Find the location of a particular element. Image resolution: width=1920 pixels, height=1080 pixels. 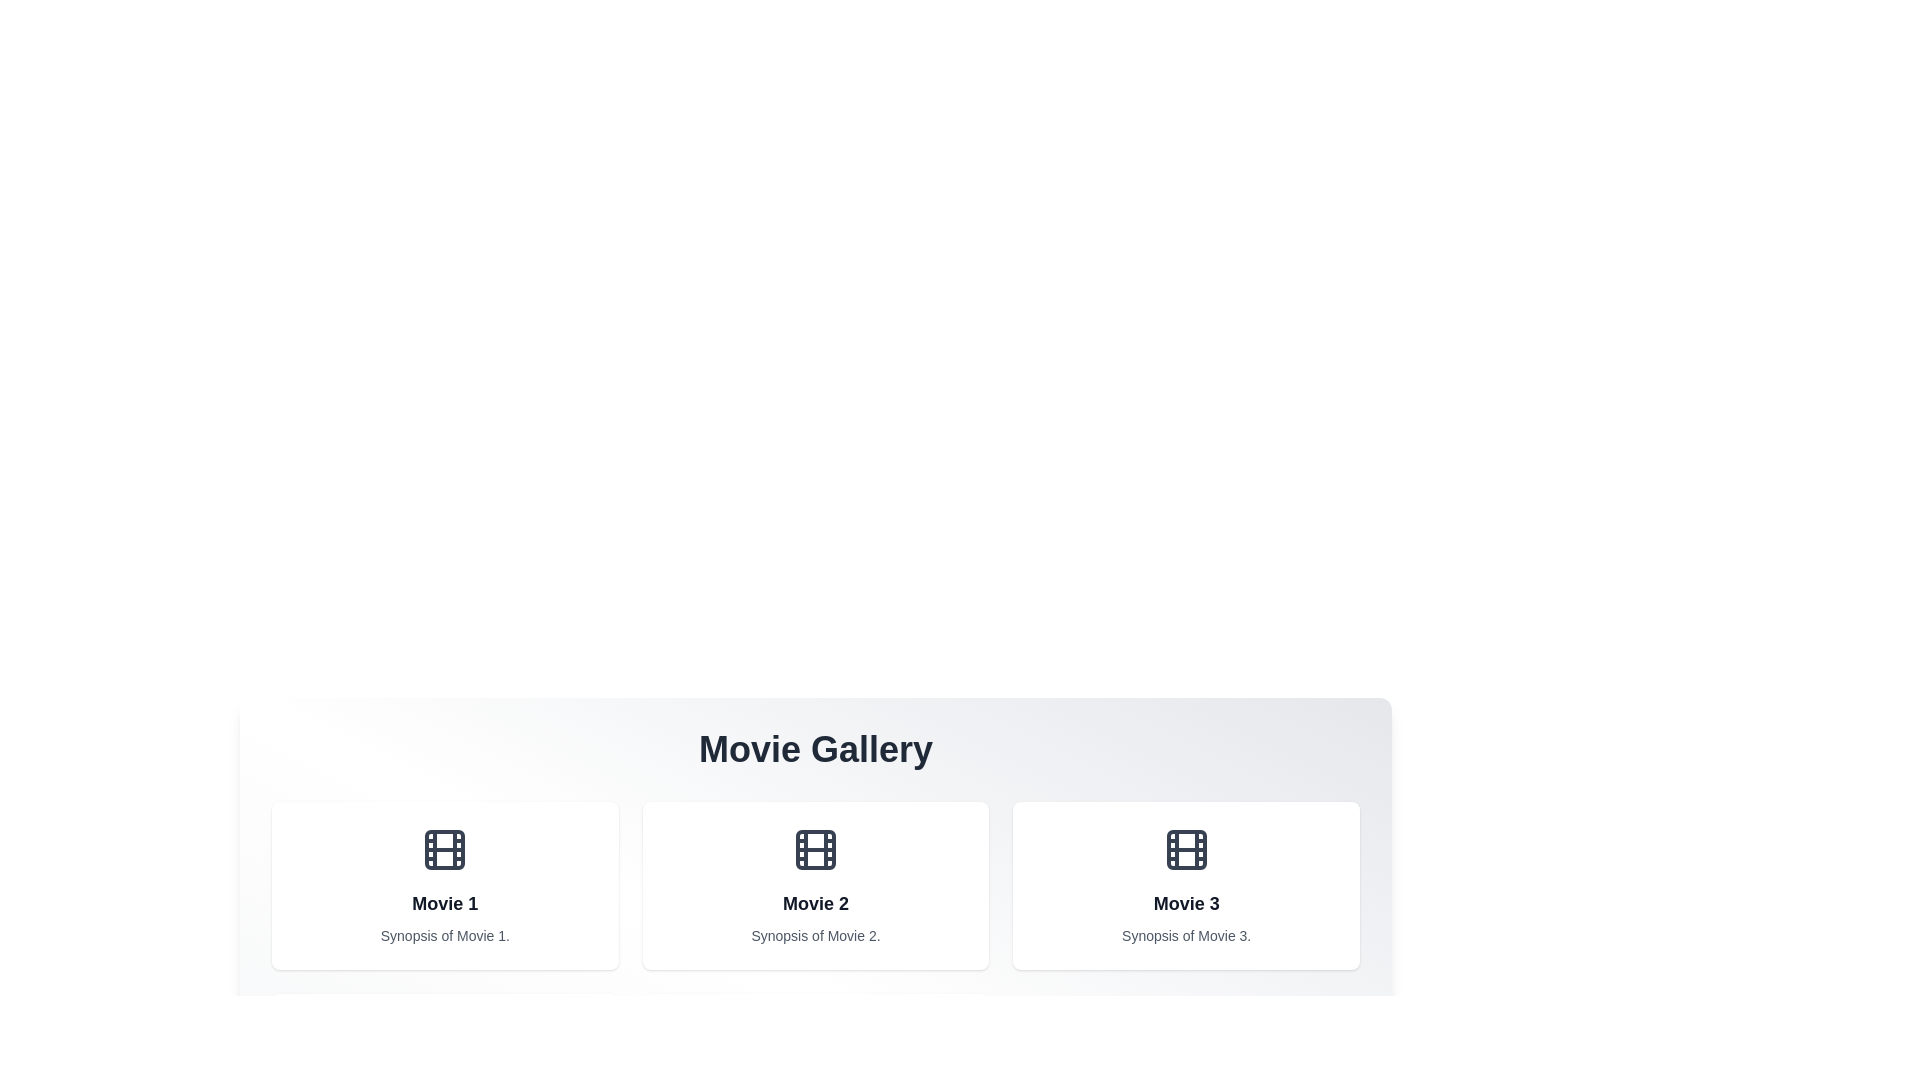

the decorative icon representing 'Movie 1', which is positioned at the top center of the card above the text and synopsis is located at coordinates (444, 849).